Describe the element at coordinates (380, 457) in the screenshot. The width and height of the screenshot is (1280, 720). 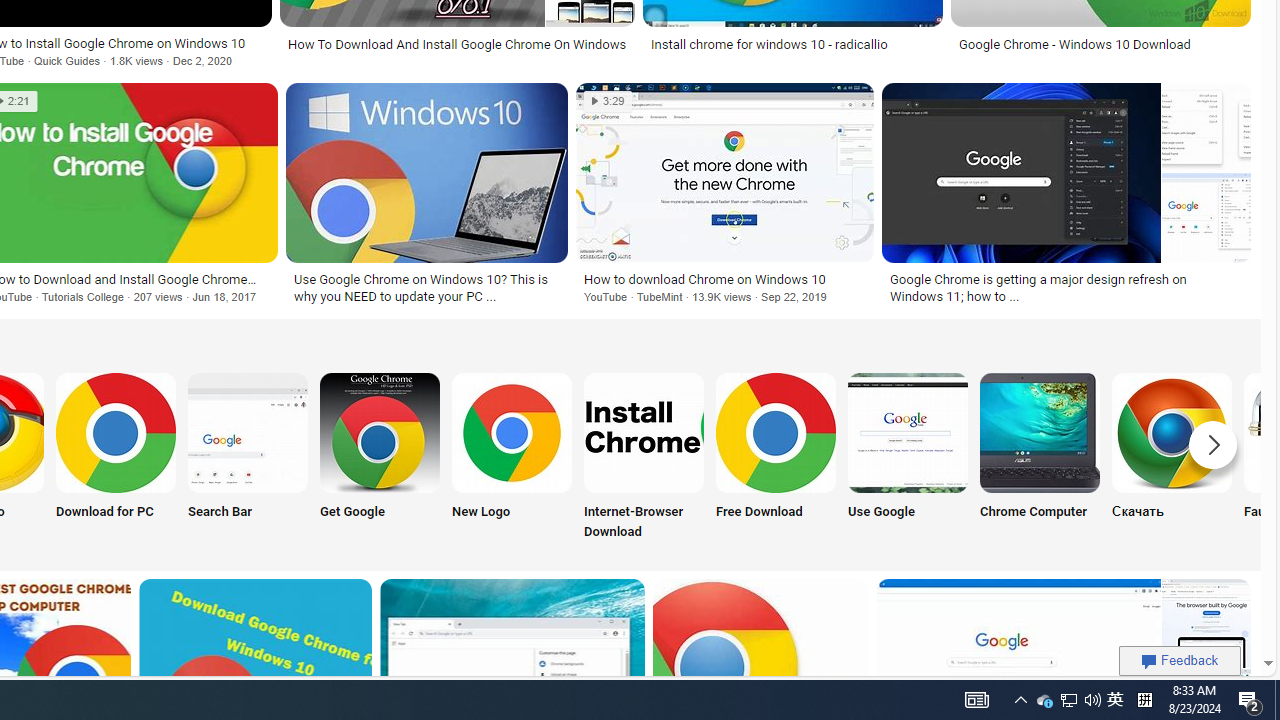
I see `'Get Google'` at that location.